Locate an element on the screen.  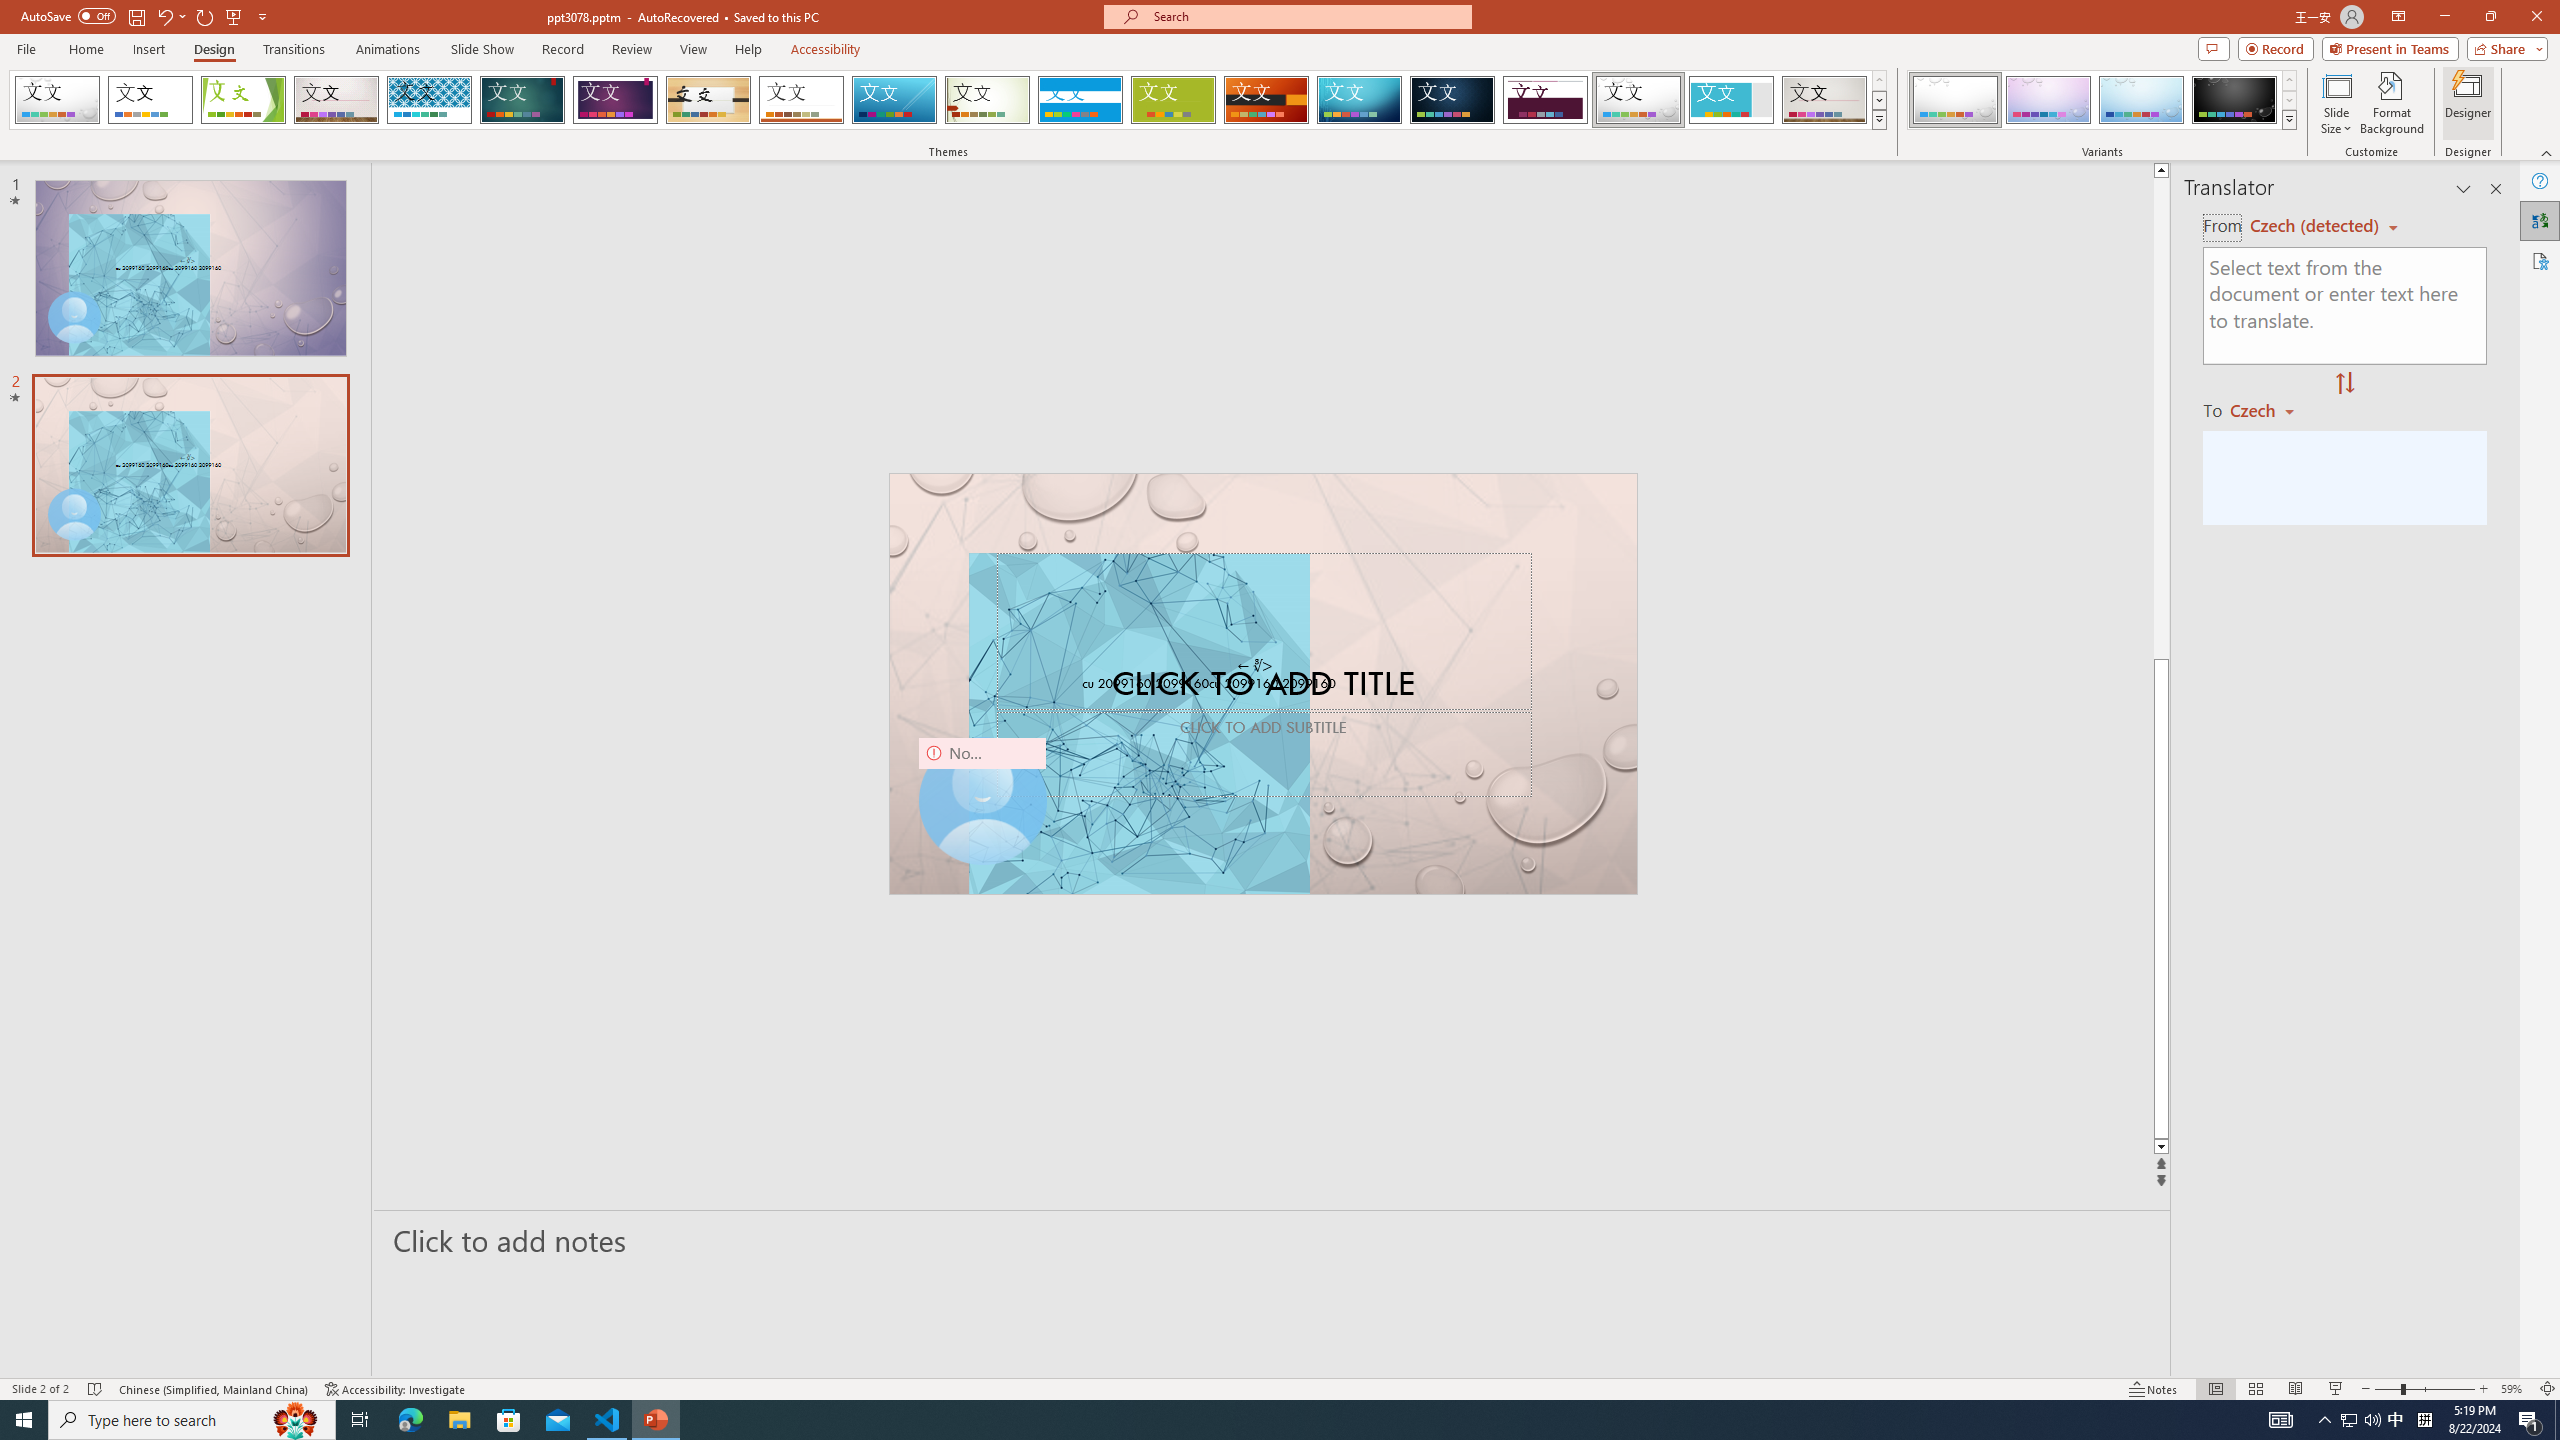
'Camera 9, No camera detected.' is located at coordinates (981, 800).